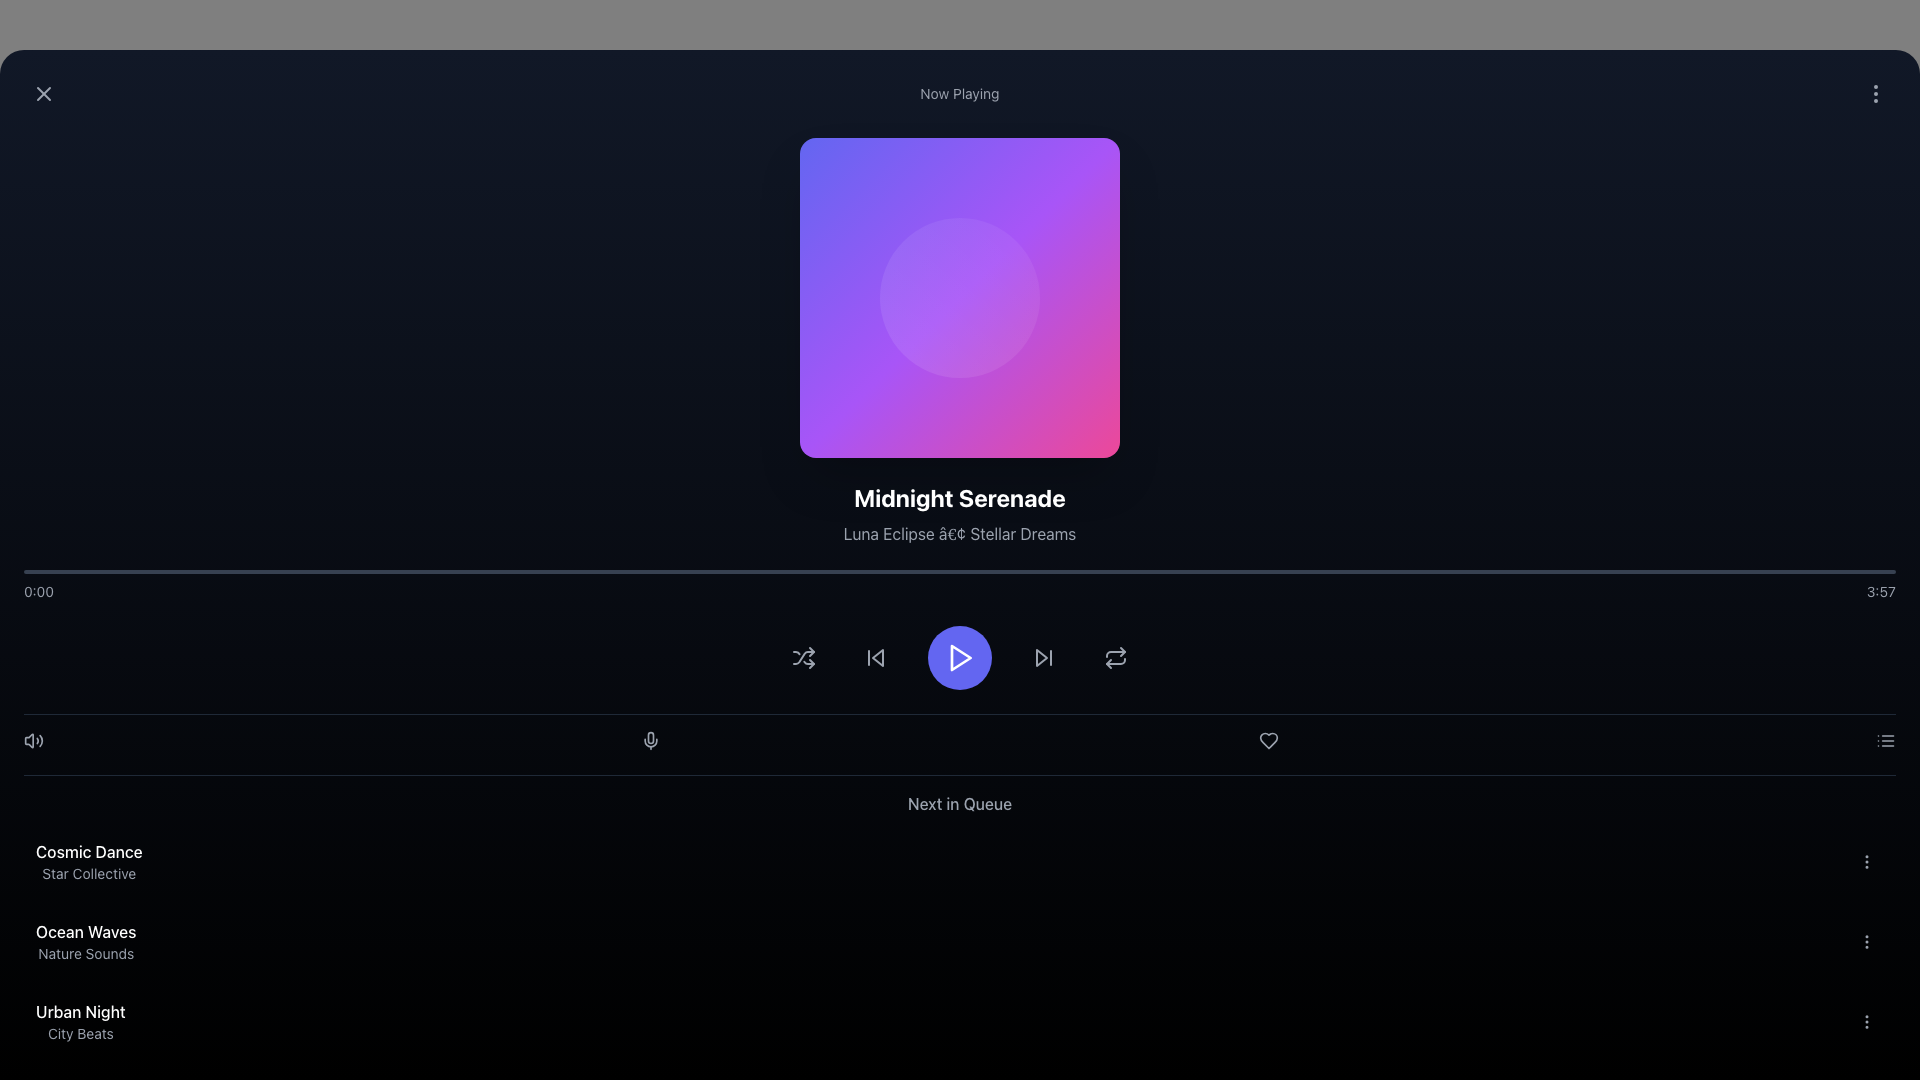 The image size is (1920, 1080). Describe the element at coordinates (960, 658) in the screenshot. I see `the circular blue button with a triangular play icon` at that location.